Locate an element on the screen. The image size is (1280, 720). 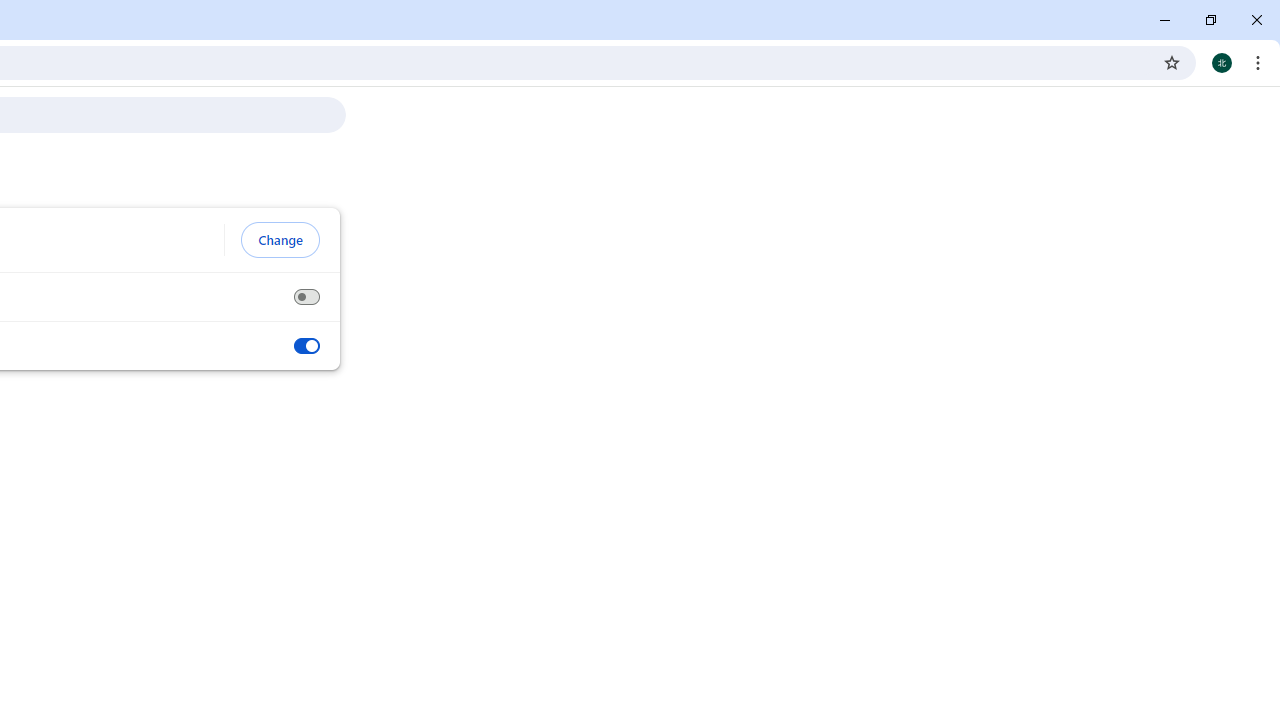
'Show downloads when they' is located at coordinates (305, 345).